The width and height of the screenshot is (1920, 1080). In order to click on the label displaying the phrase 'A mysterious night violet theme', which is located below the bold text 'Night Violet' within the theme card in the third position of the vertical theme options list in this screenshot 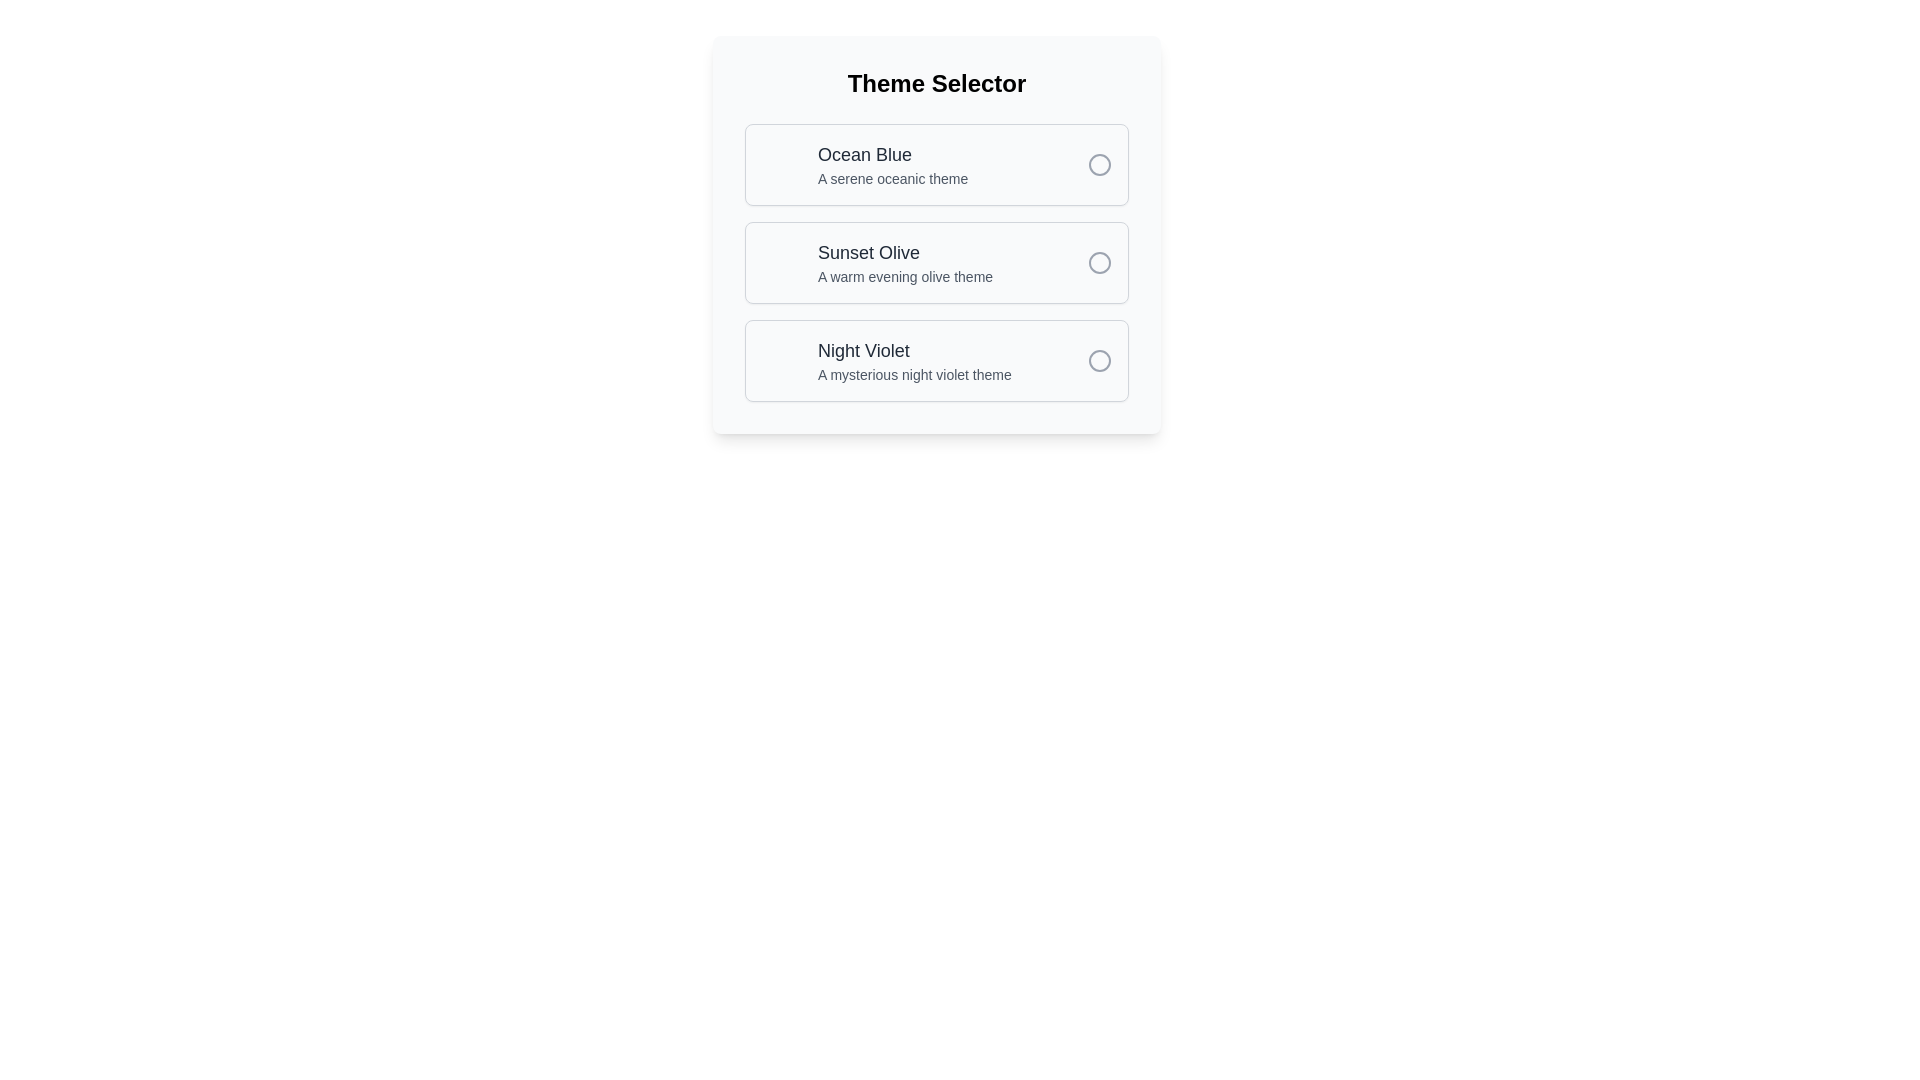, I will do `click(913, 374)`.